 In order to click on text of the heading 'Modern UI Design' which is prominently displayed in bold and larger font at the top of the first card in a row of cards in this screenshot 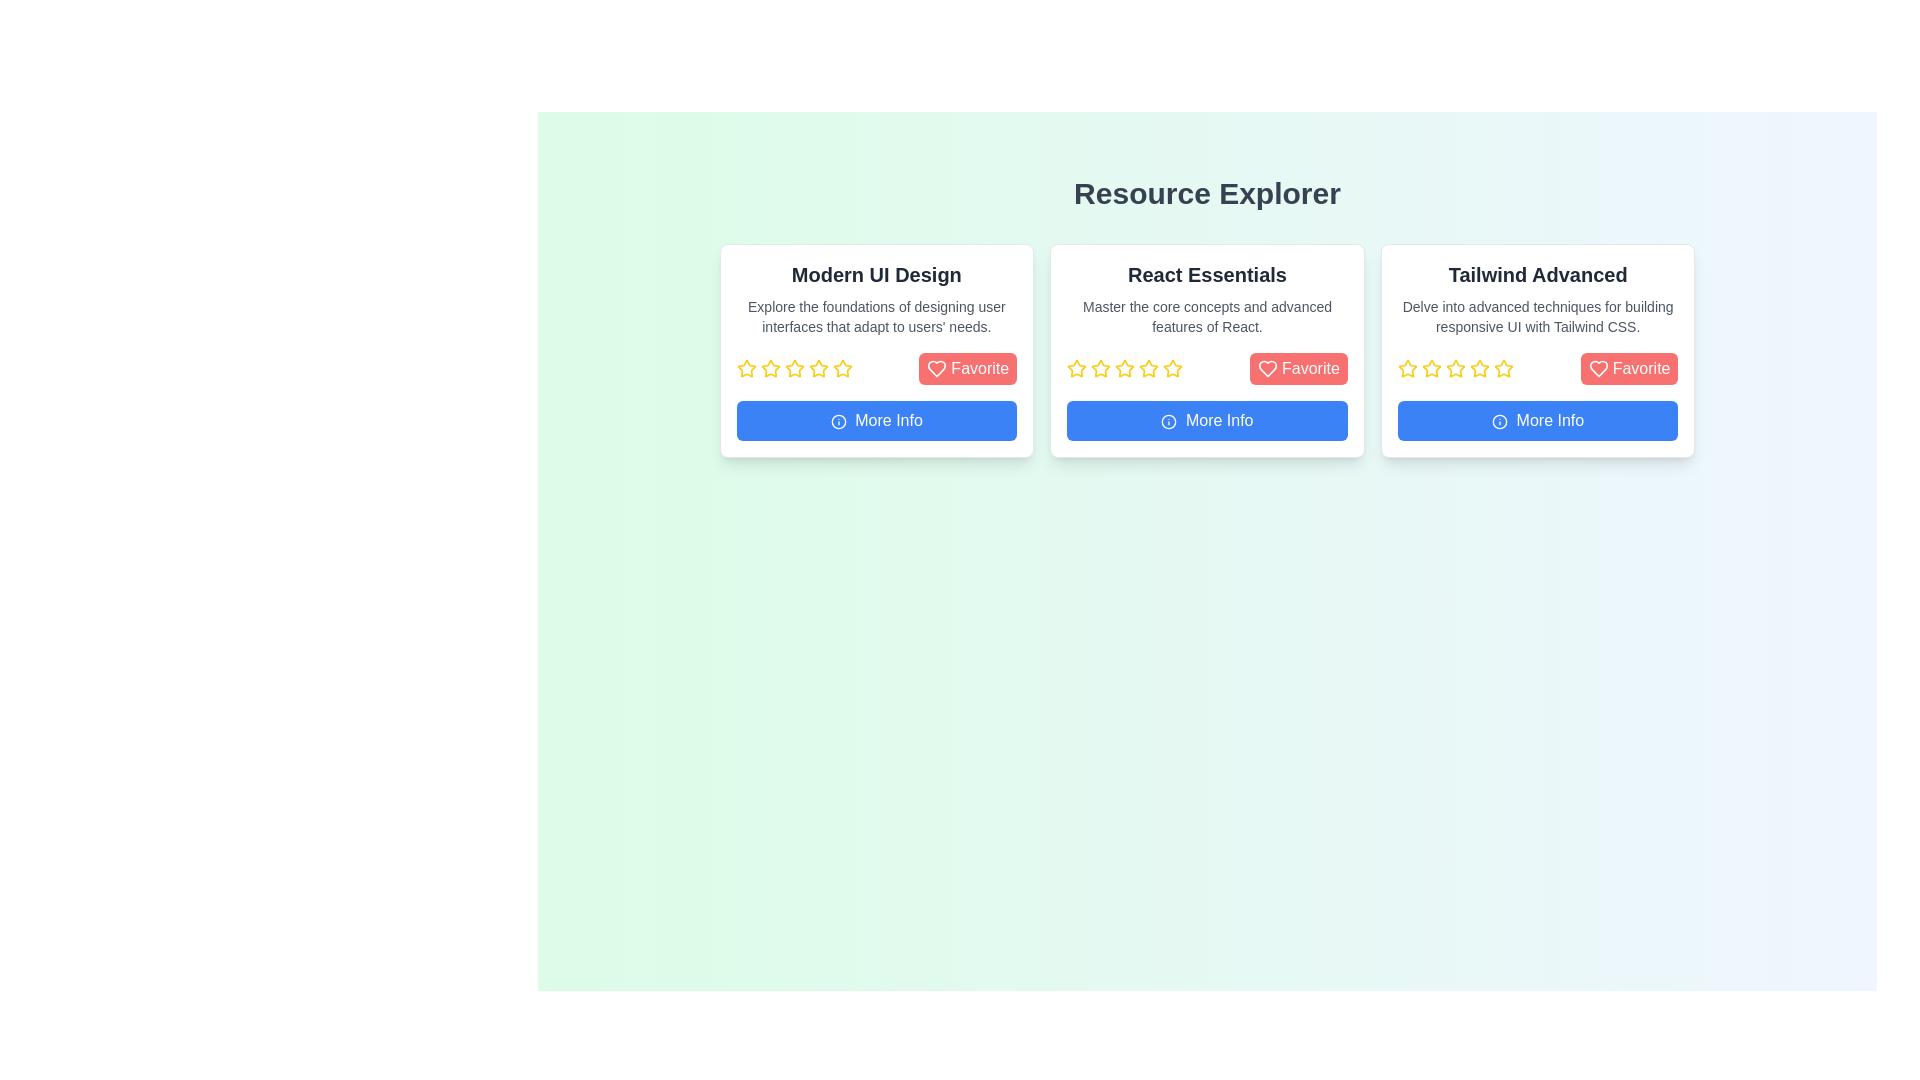, I will do `click(876, 274)`.